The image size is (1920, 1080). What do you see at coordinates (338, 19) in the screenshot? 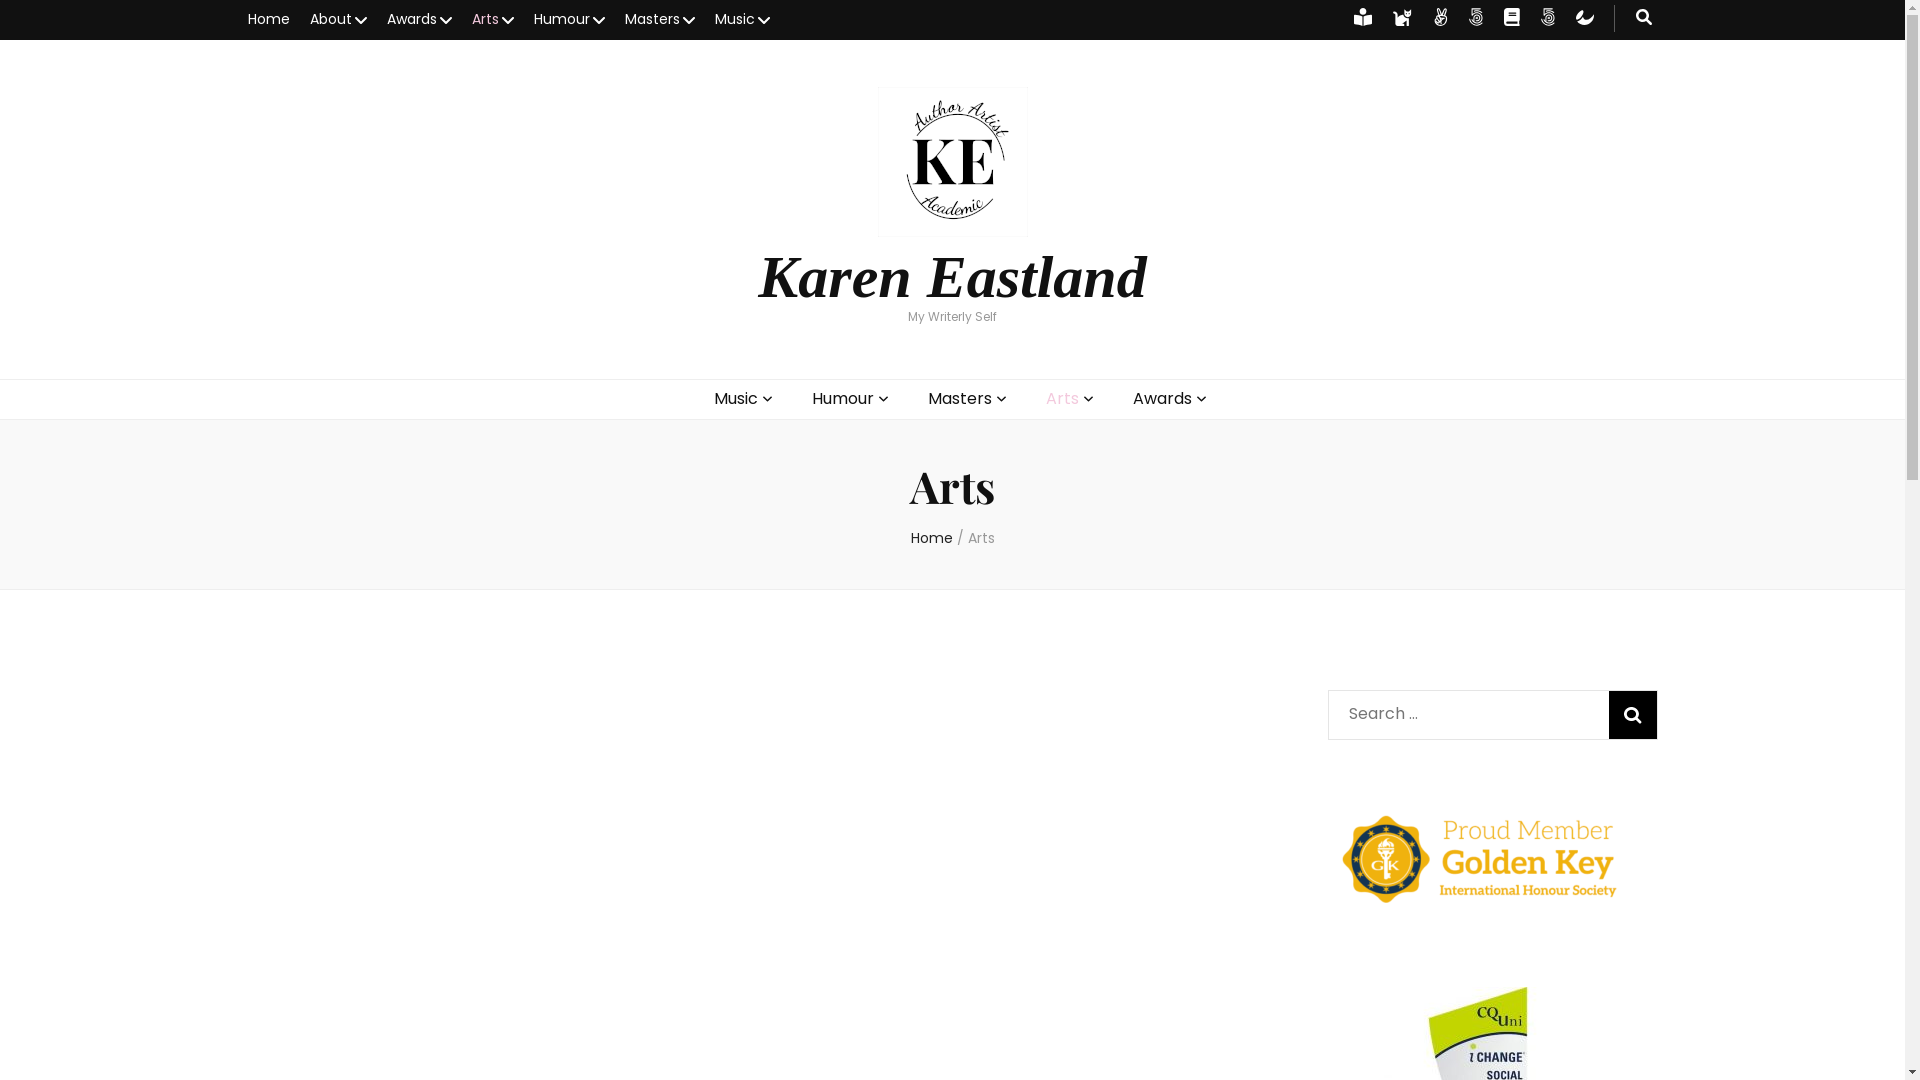
I see `'About'` at bounding box center [338, 19].